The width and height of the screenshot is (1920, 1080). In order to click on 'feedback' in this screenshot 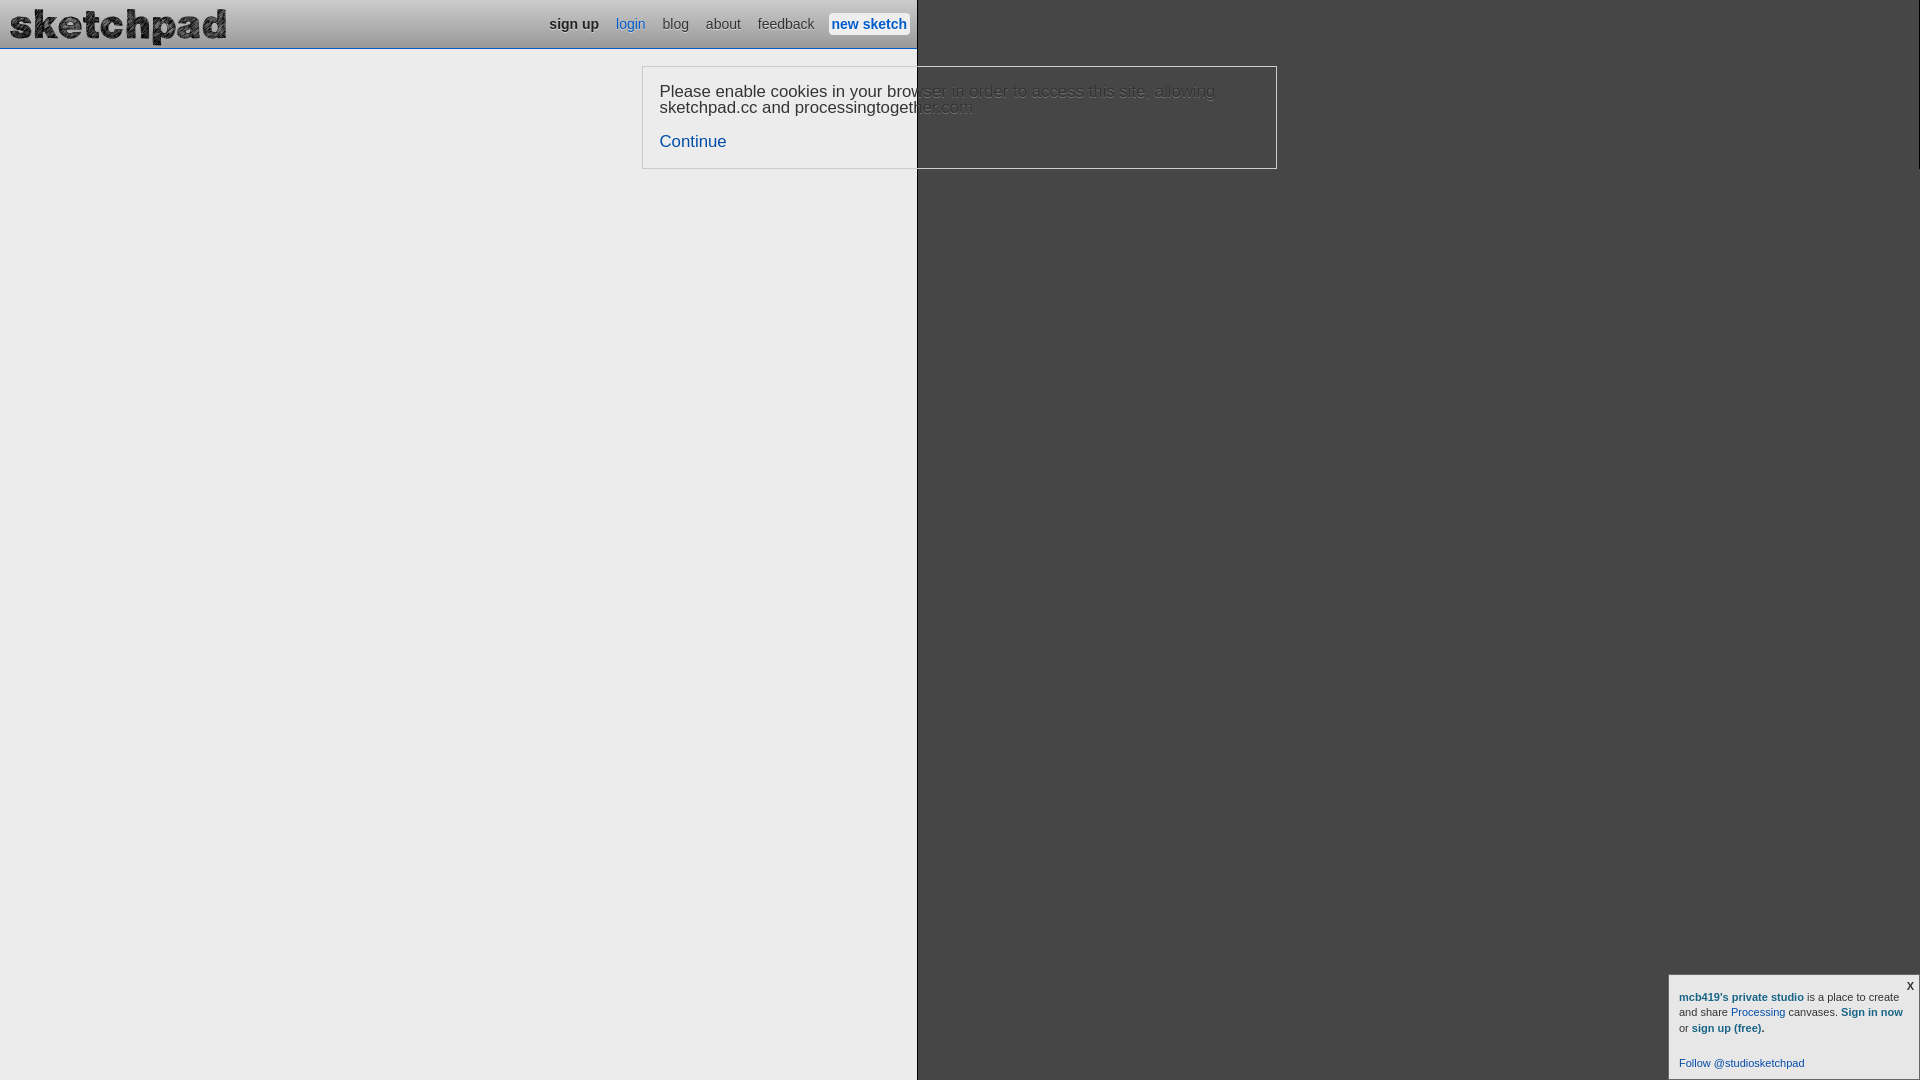, I will do `click(753, 23)`.